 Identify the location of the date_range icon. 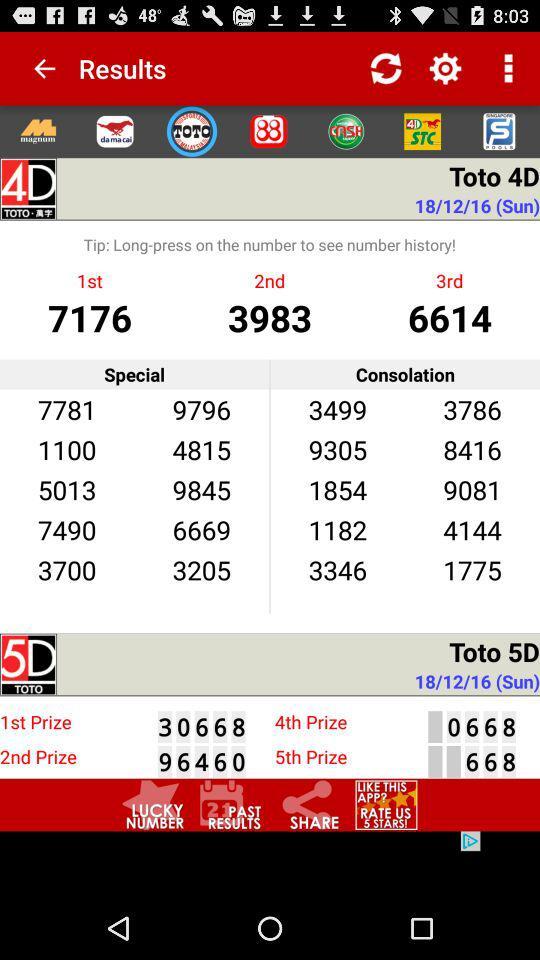
(230, 860).